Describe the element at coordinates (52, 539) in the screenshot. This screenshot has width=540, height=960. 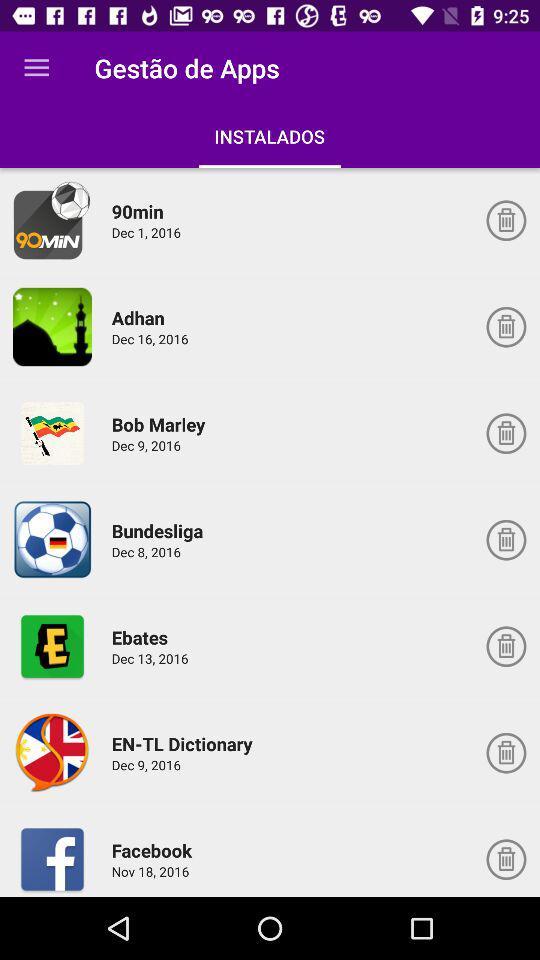
I see `app` at that location.